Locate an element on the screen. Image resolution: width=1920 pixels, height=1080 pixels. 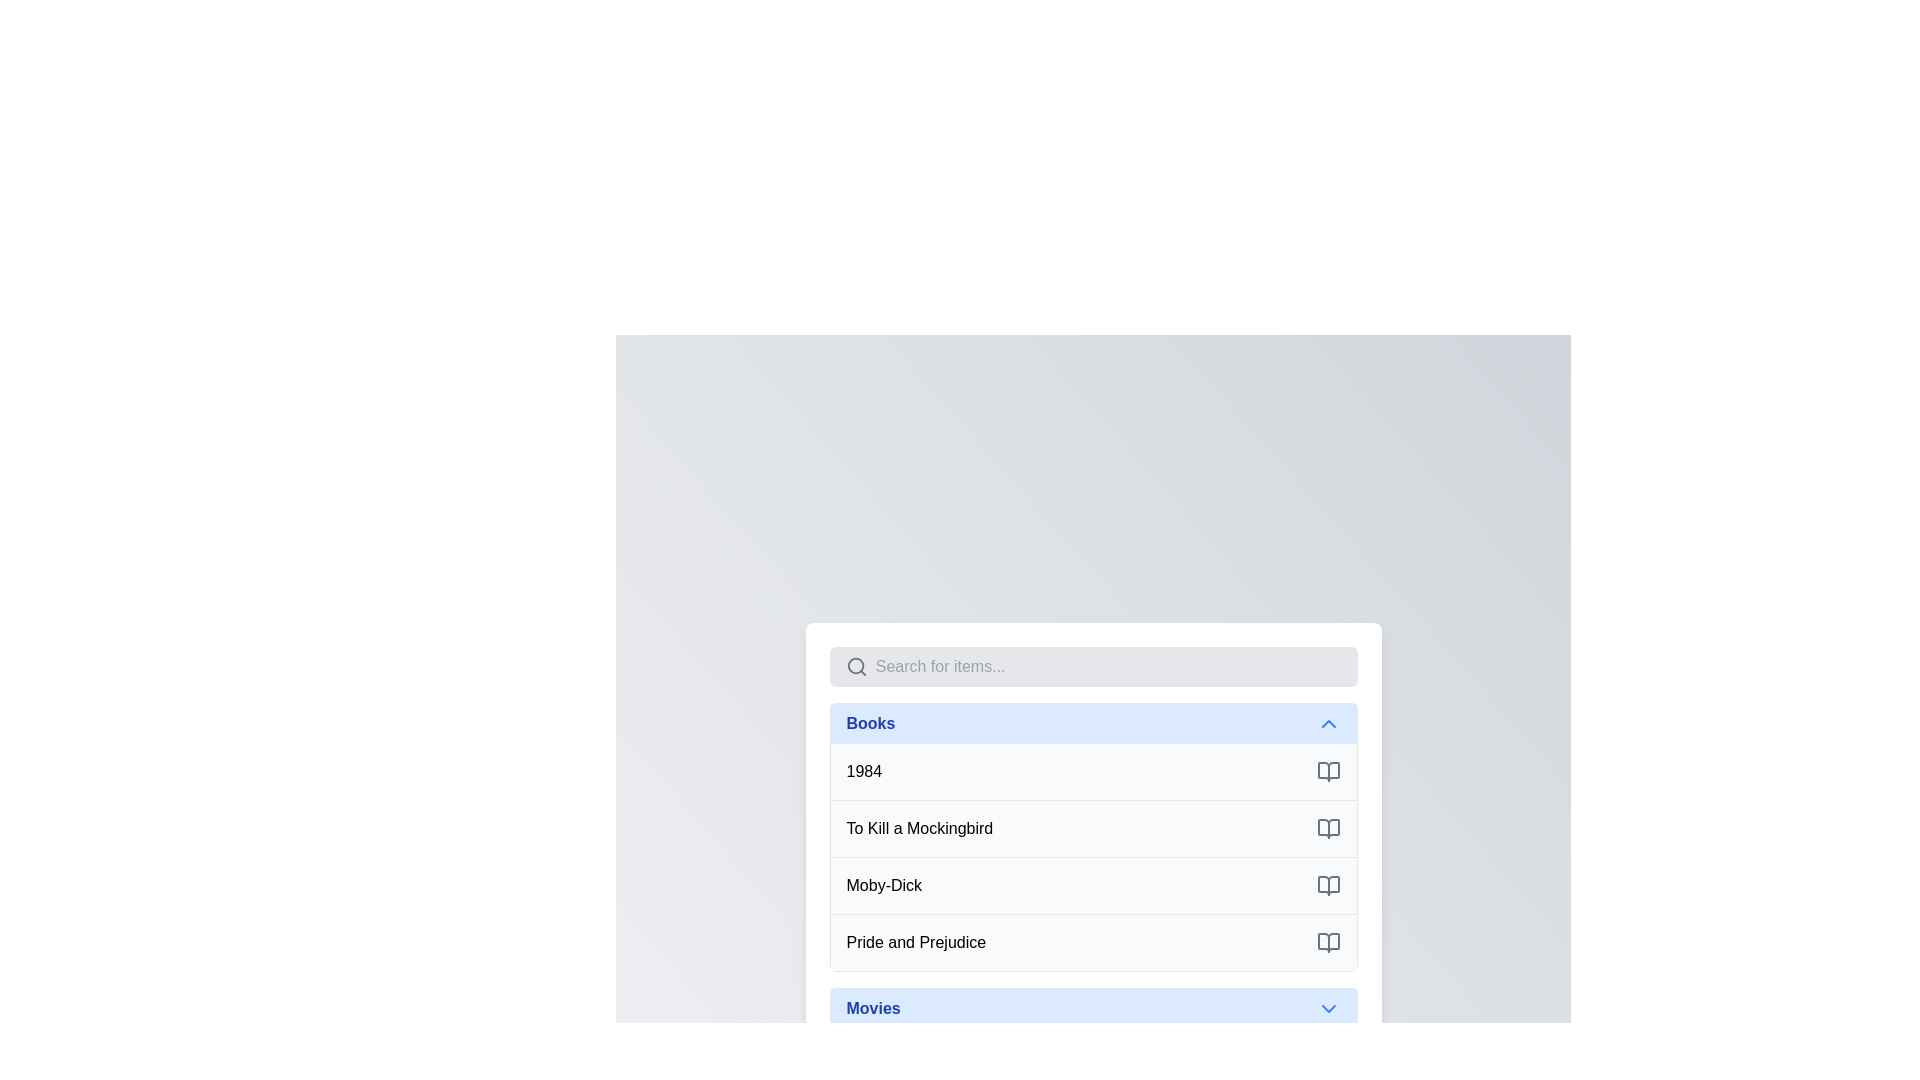
the decorative circular element within the magnifying glass icon, located to the left of the 'Search for items...' input field is located at coordinates (855, 665).